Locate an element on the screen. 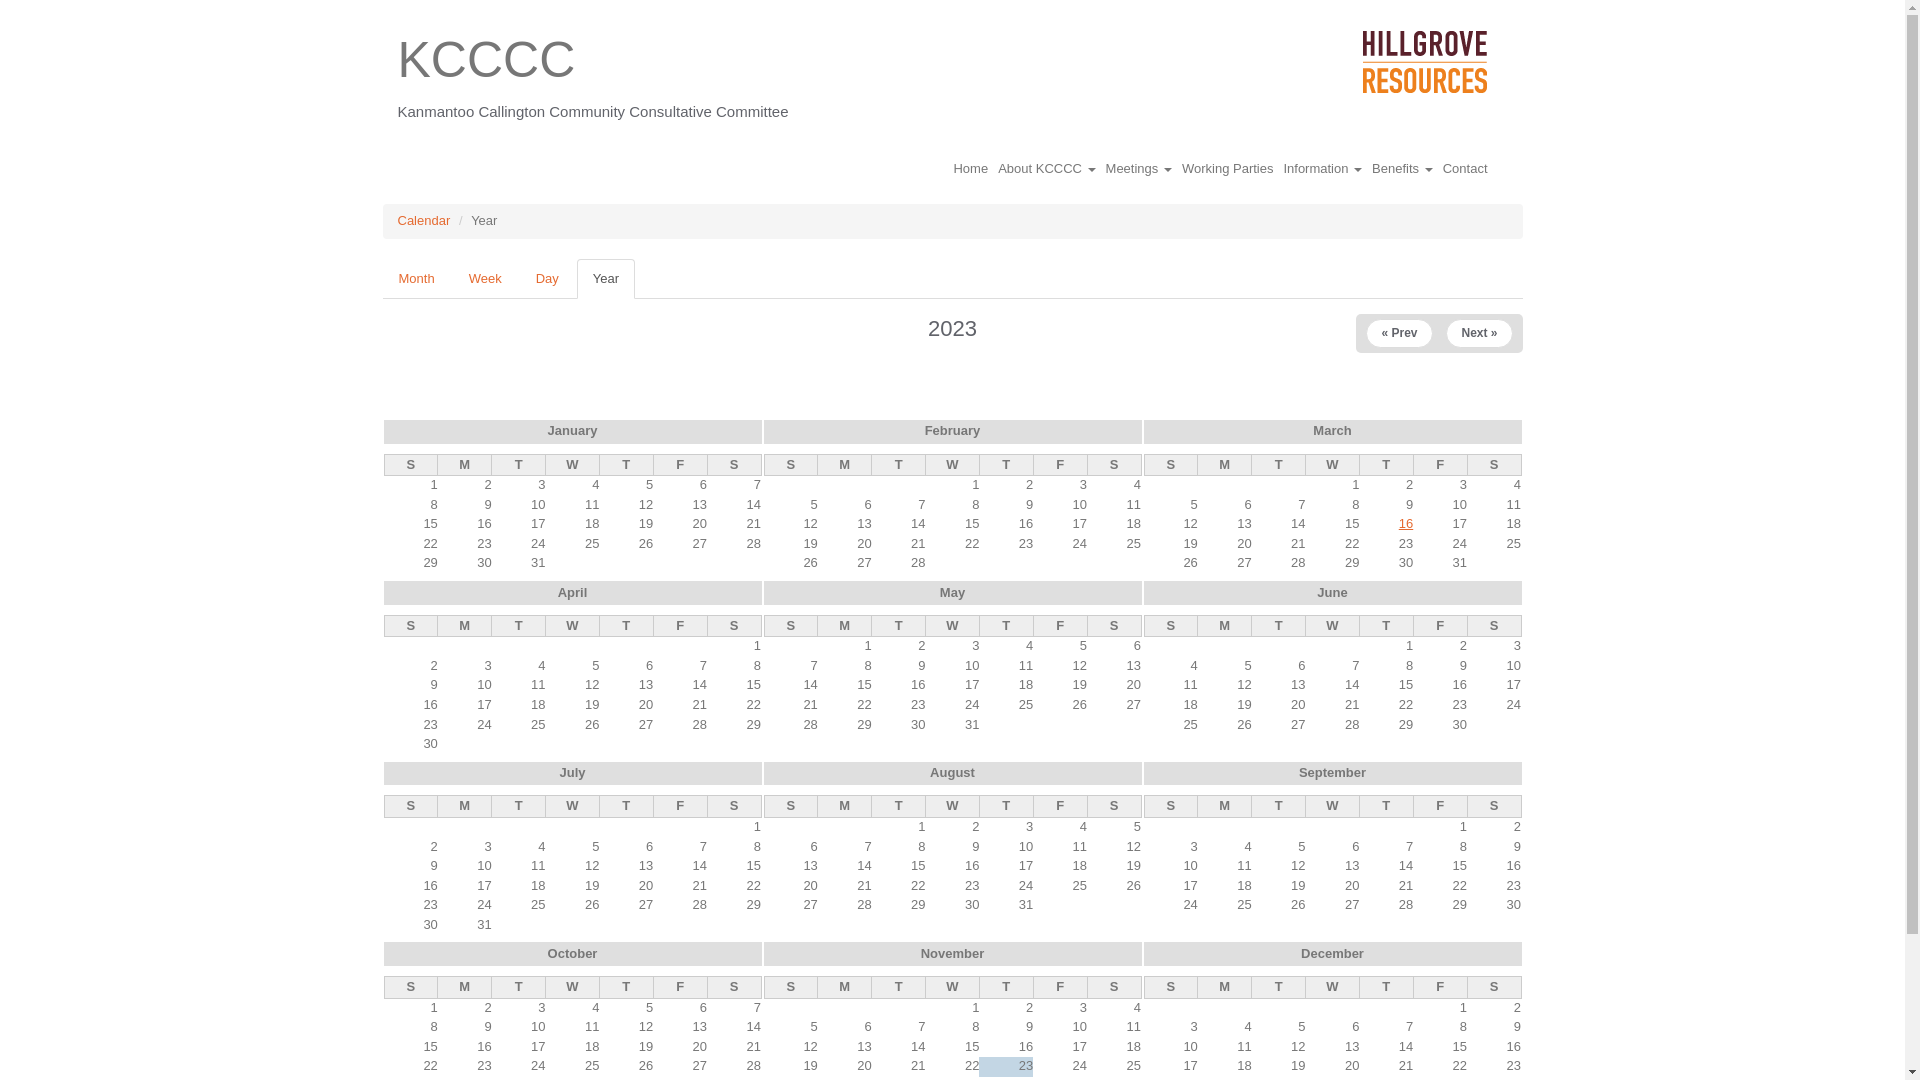 The height and width of the screenshot is (1080, 1920). 'Information' is located at coordinates (1322, 168).